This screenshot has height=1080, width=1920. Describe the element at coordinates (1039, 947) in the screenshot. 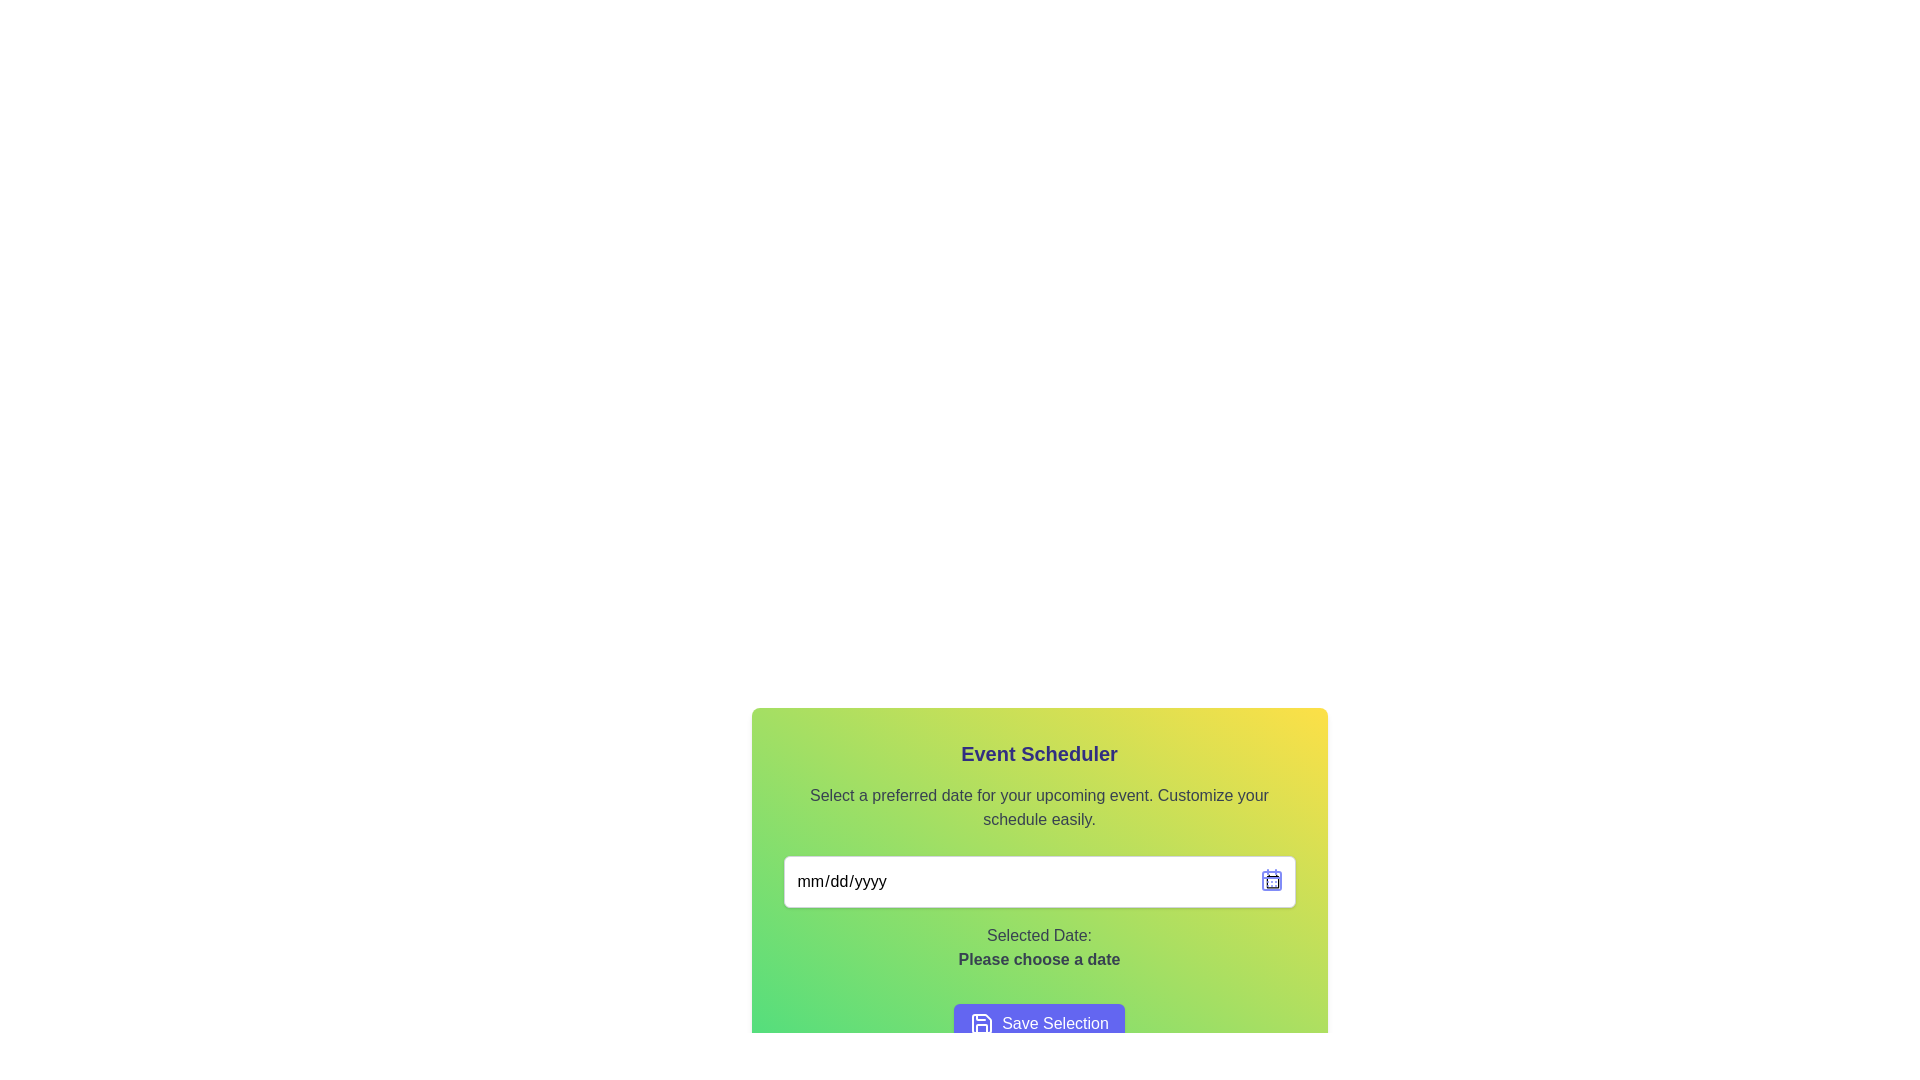

I see `the text display element that shows 'Selected Date:' and 'Please choose a date' in gray font on a gradient background` at that location.